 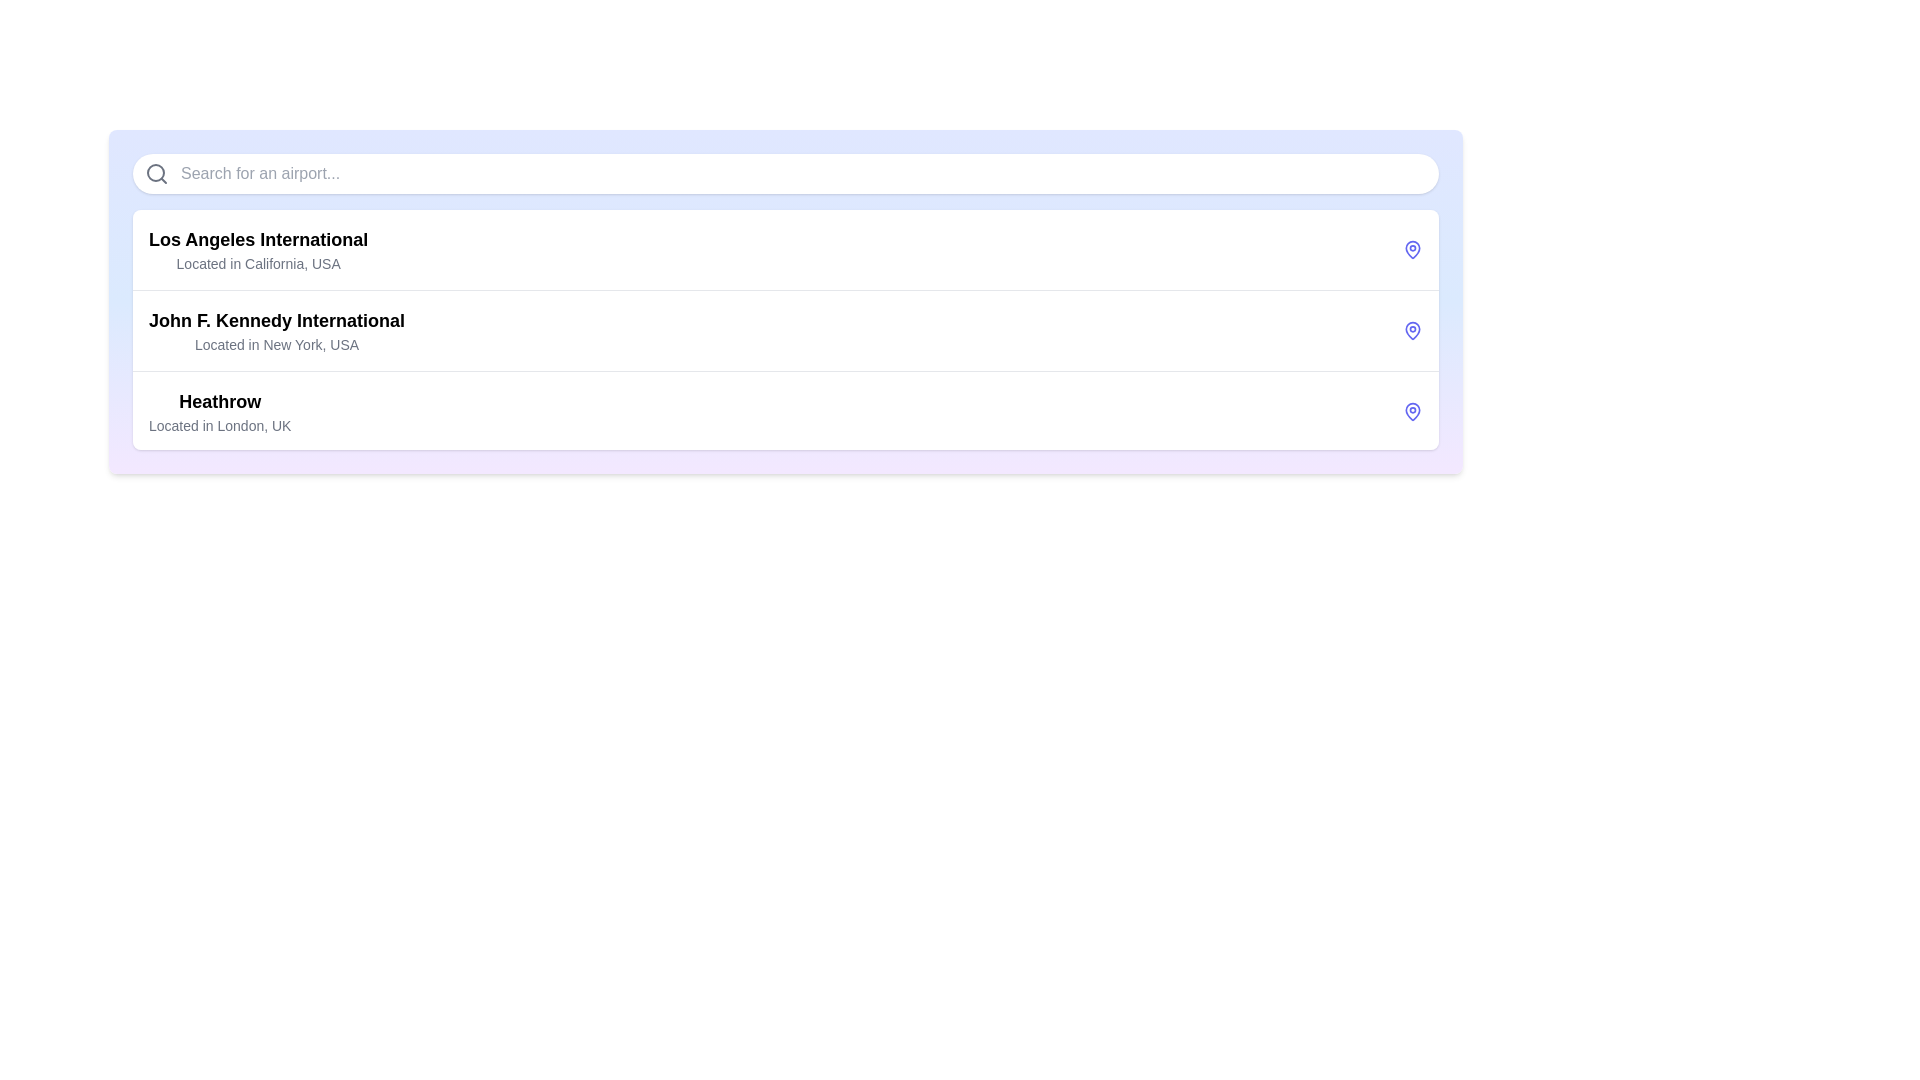 What do you see at coordinates (257, 238) in the screenshot?
I see `text displayed in the prominent text label 'Los Angeles International', which is the first entry in the airport options list` at bounding box center [257, 238].